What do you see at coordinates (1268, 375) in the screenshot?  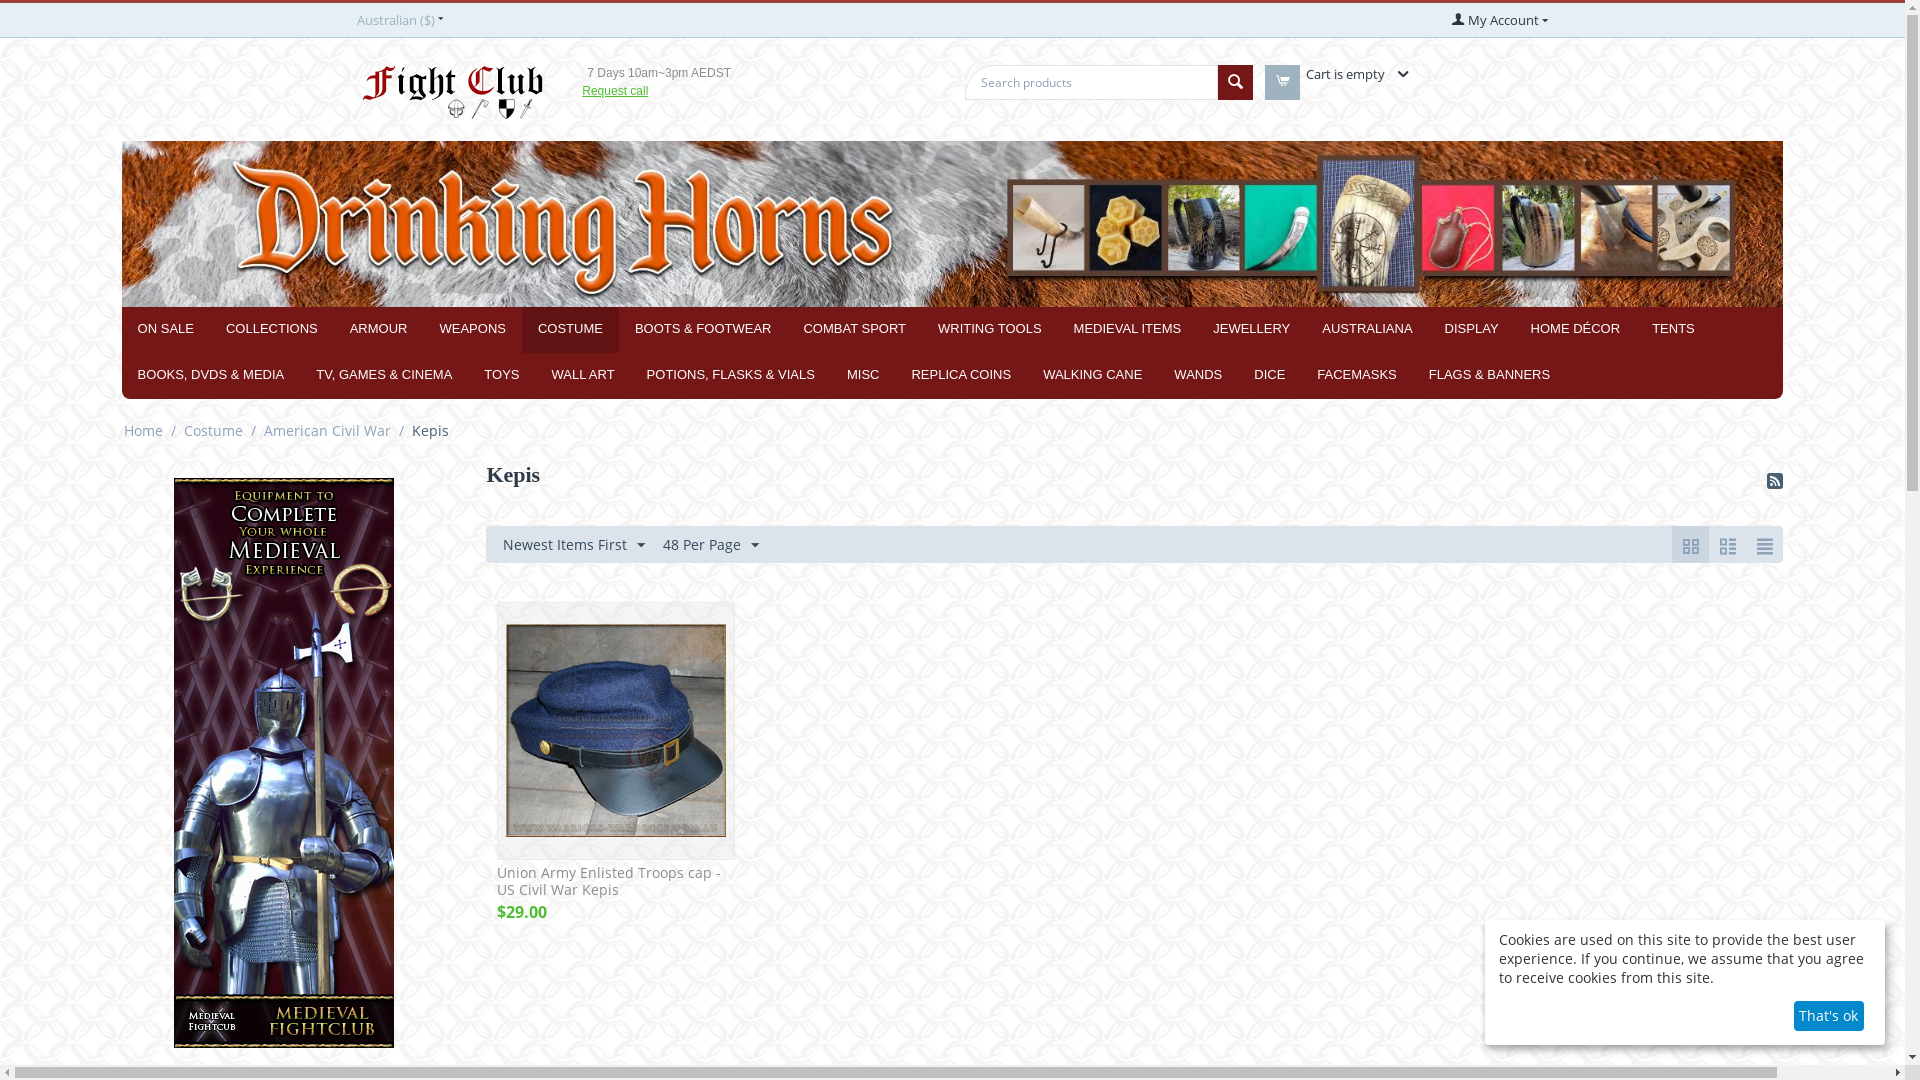 I see `'DICE'` at bounding box center [1268, 375].